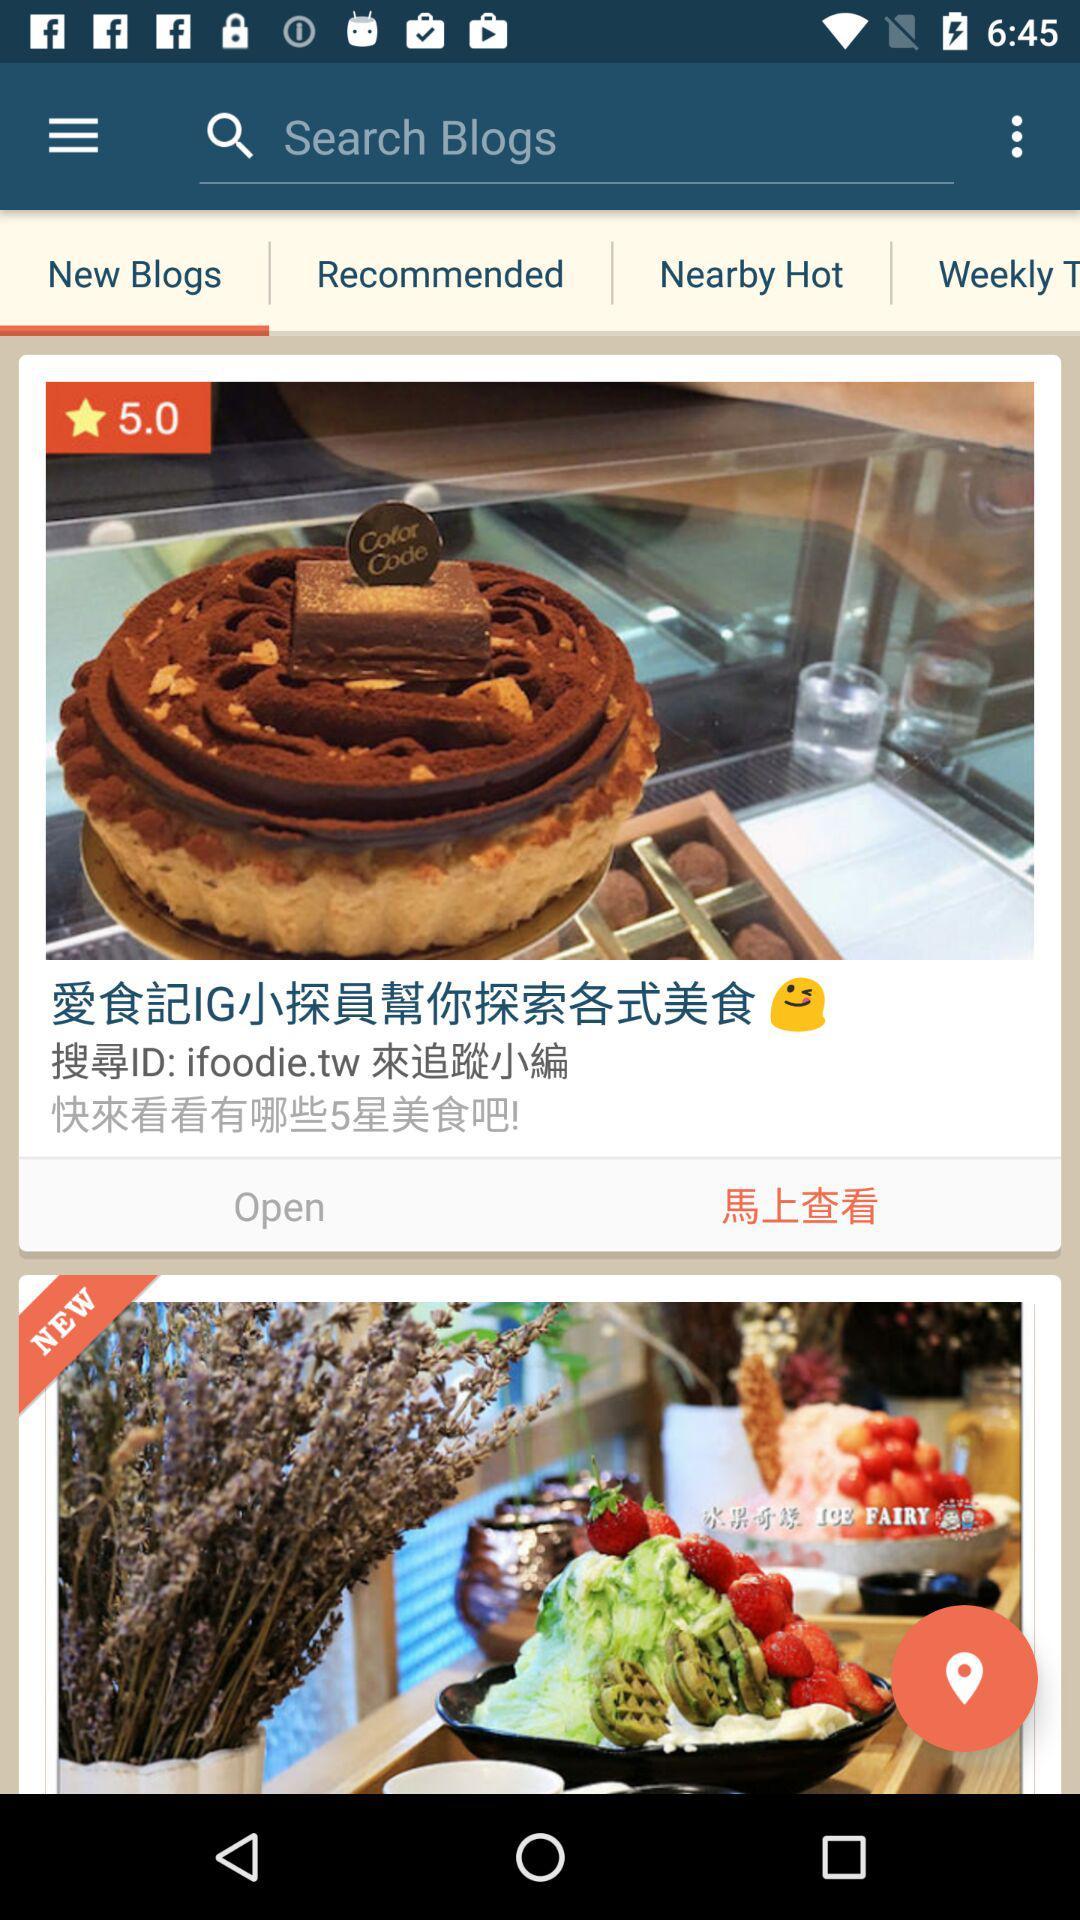 The image size is (1080, 1920). I want to click on the icon above weekly tops icon, so click(1017, 135).